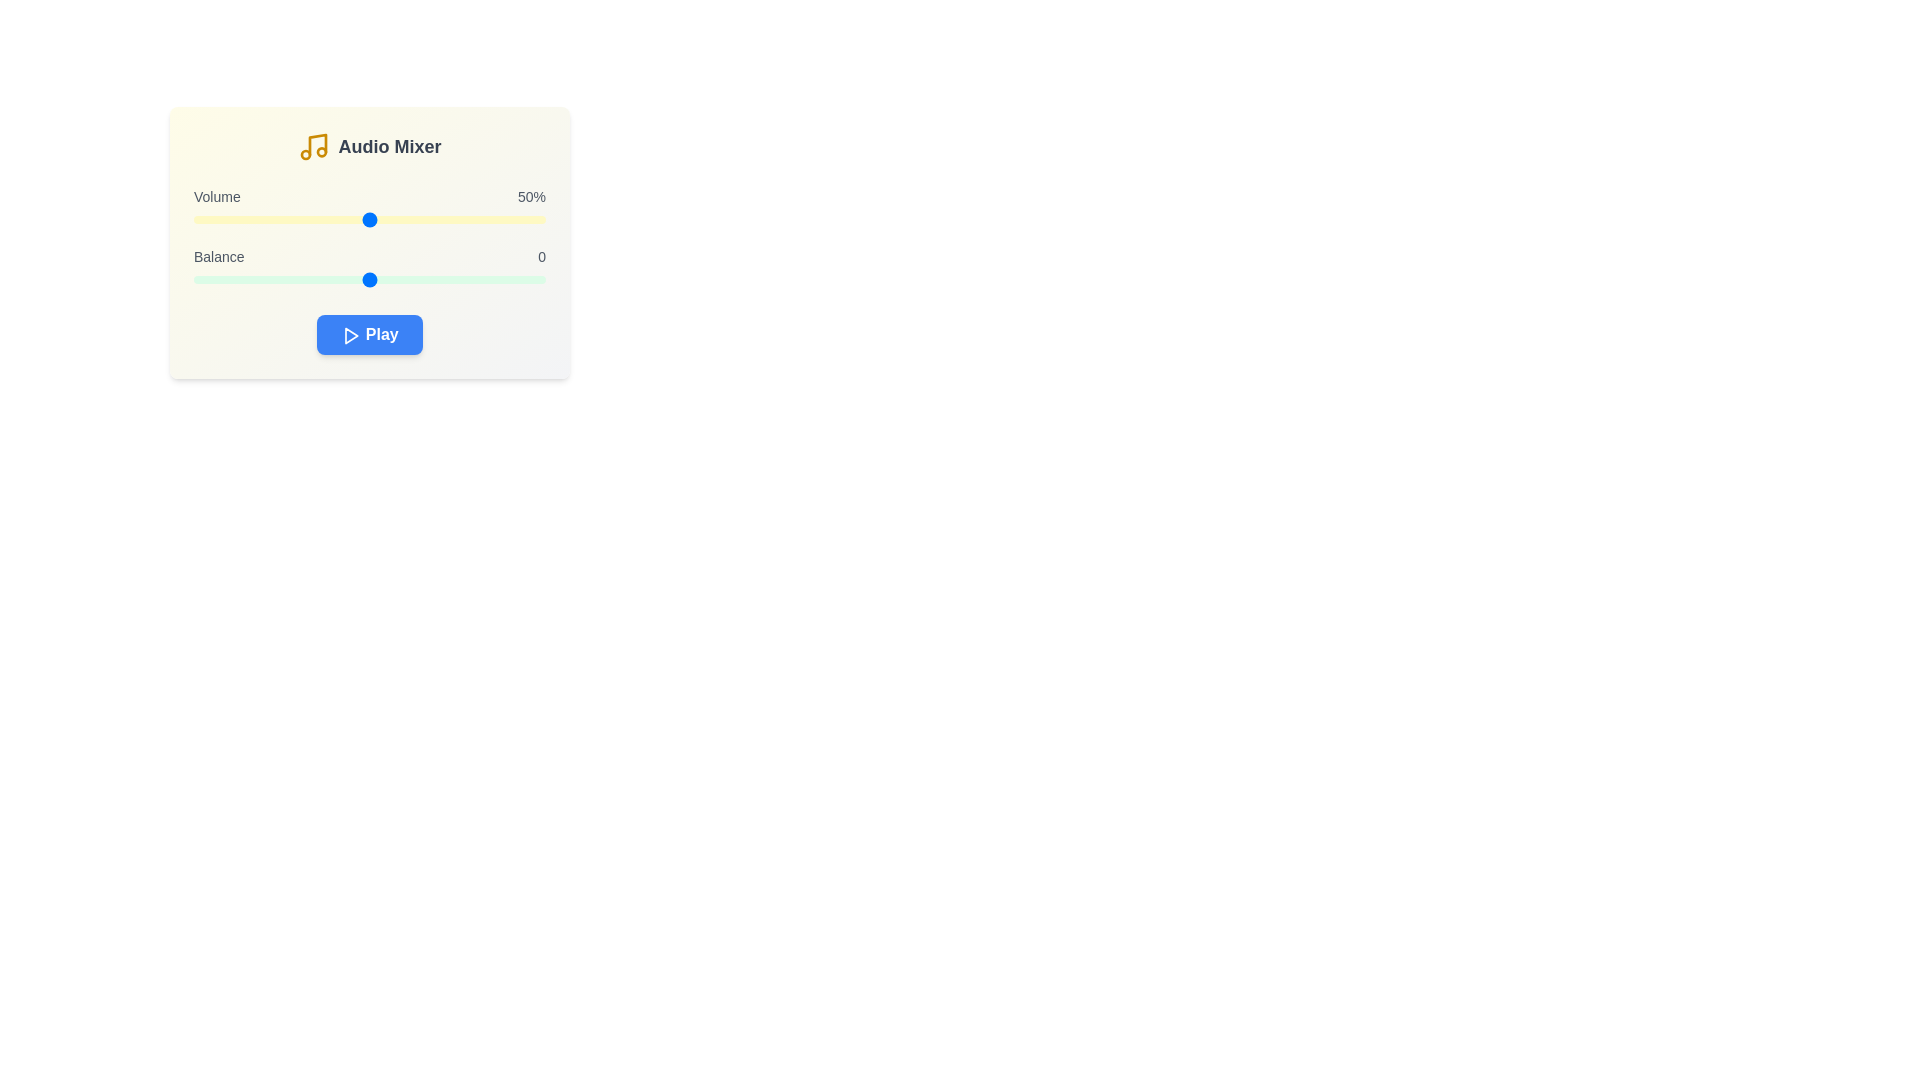 This screenshot has width=1920, height=1080. What do you see at coordinates (259, 280) in the screenshot?
I see `balance` at bounding box center [259, 280].